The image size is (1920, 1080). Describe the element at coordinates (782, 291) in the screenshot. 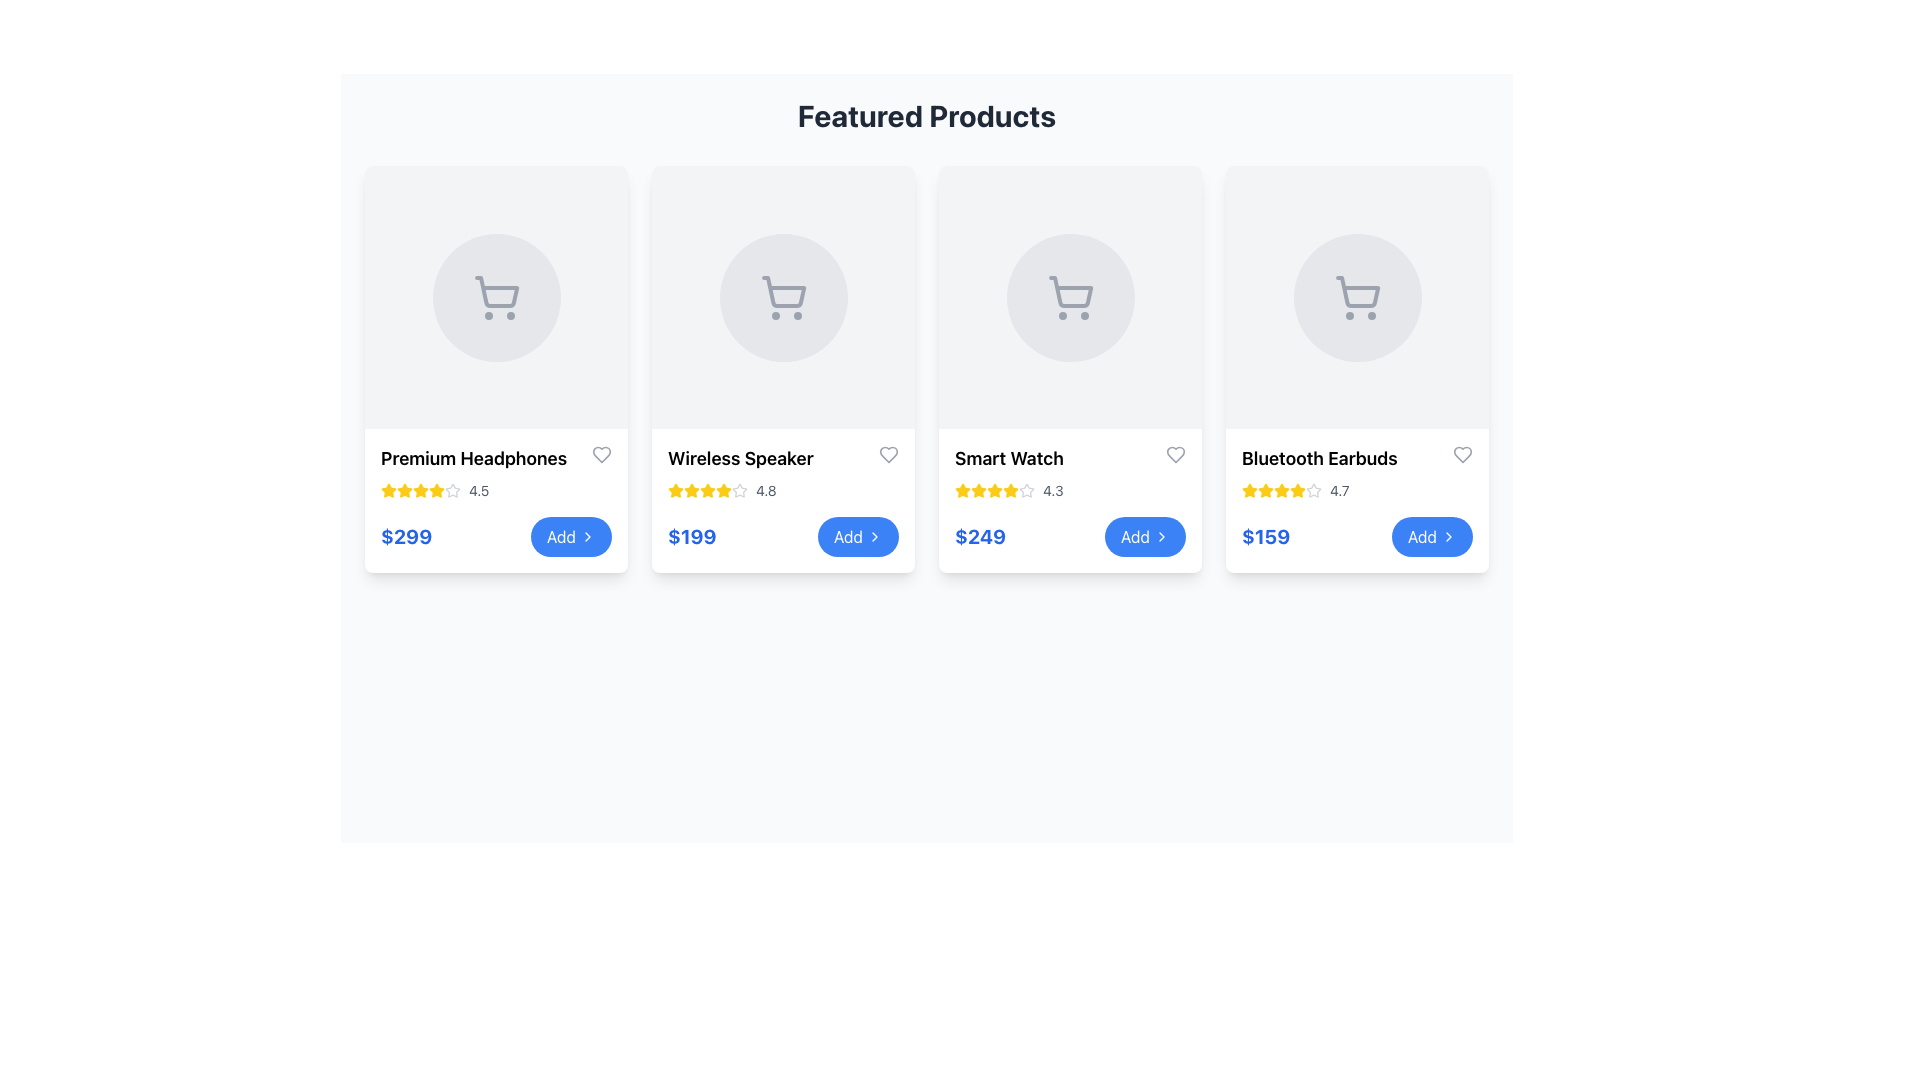

I see `the shopping cart icon that represents the basket portion of the cart, located within the second card titled 'Wireless Speaker'` at that location.